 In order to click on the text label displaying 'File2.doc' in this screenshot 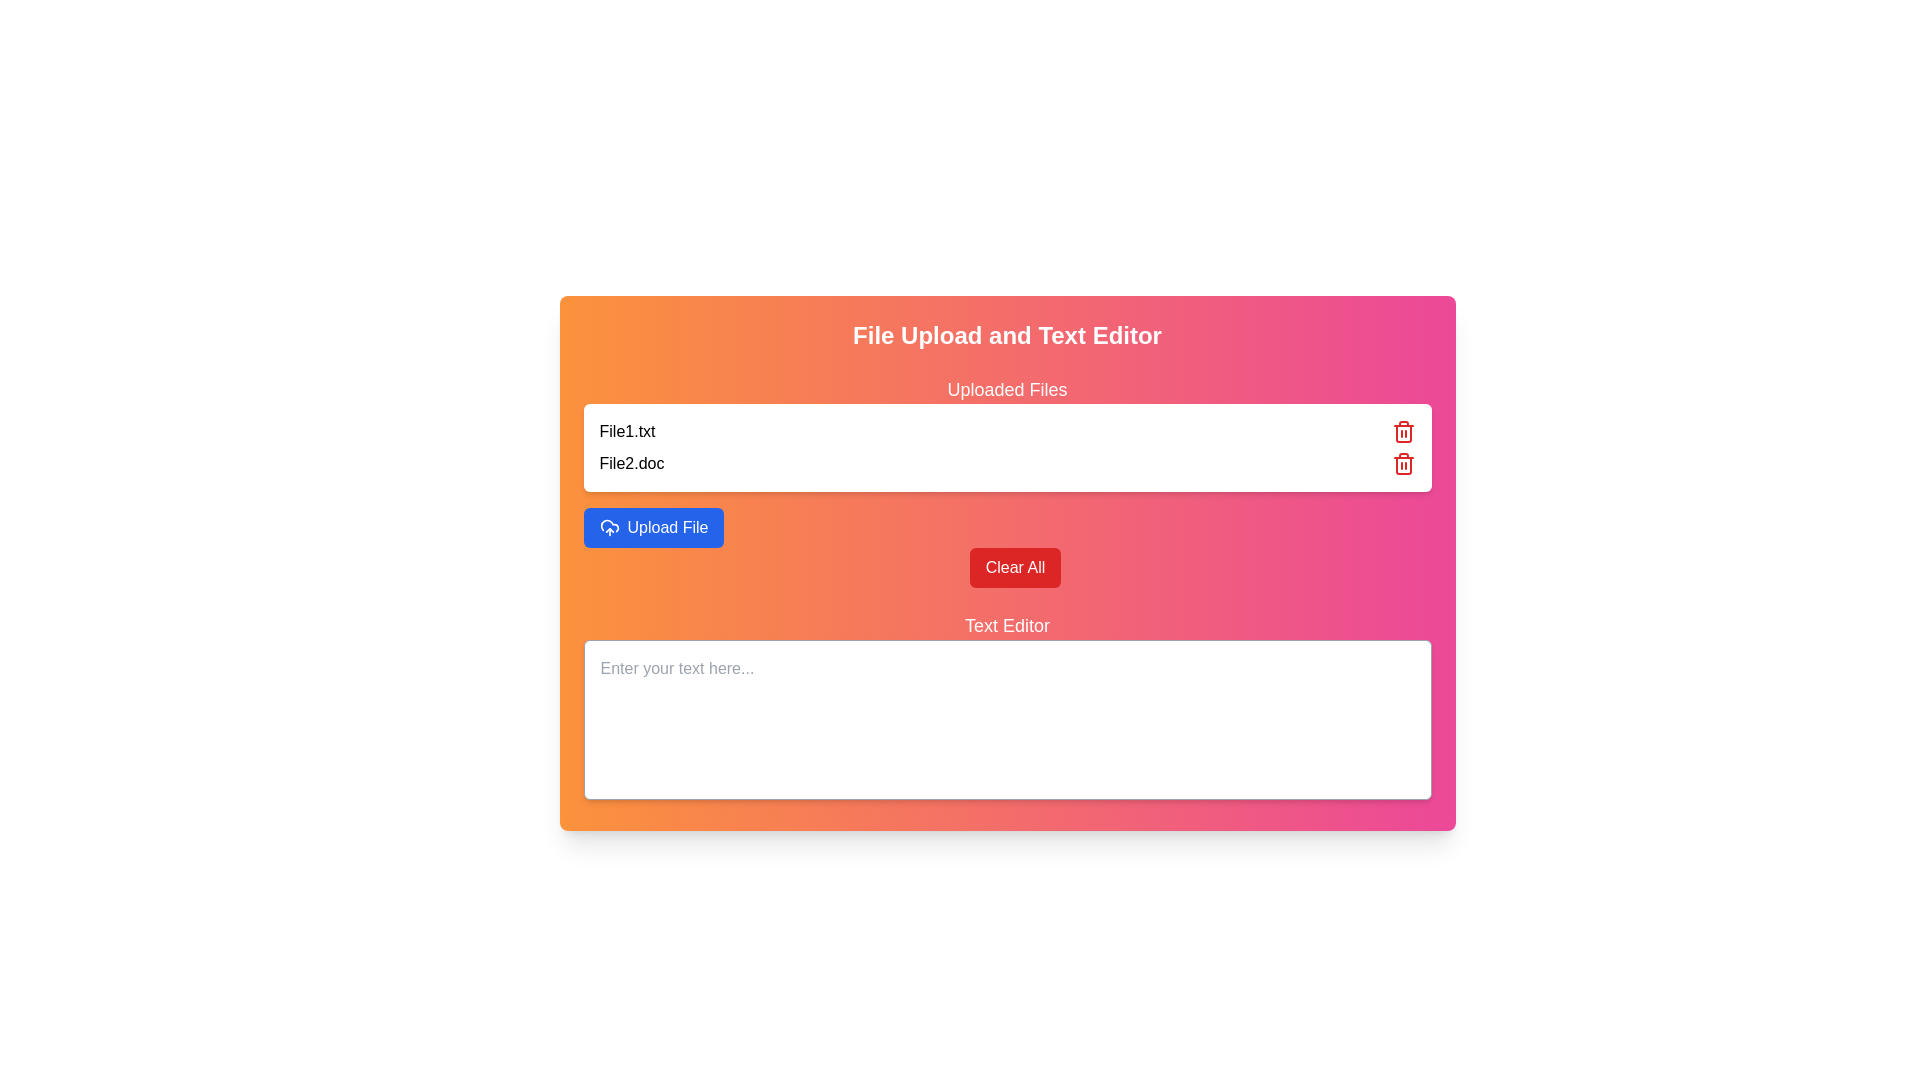, I will do `click(630, 463)`.